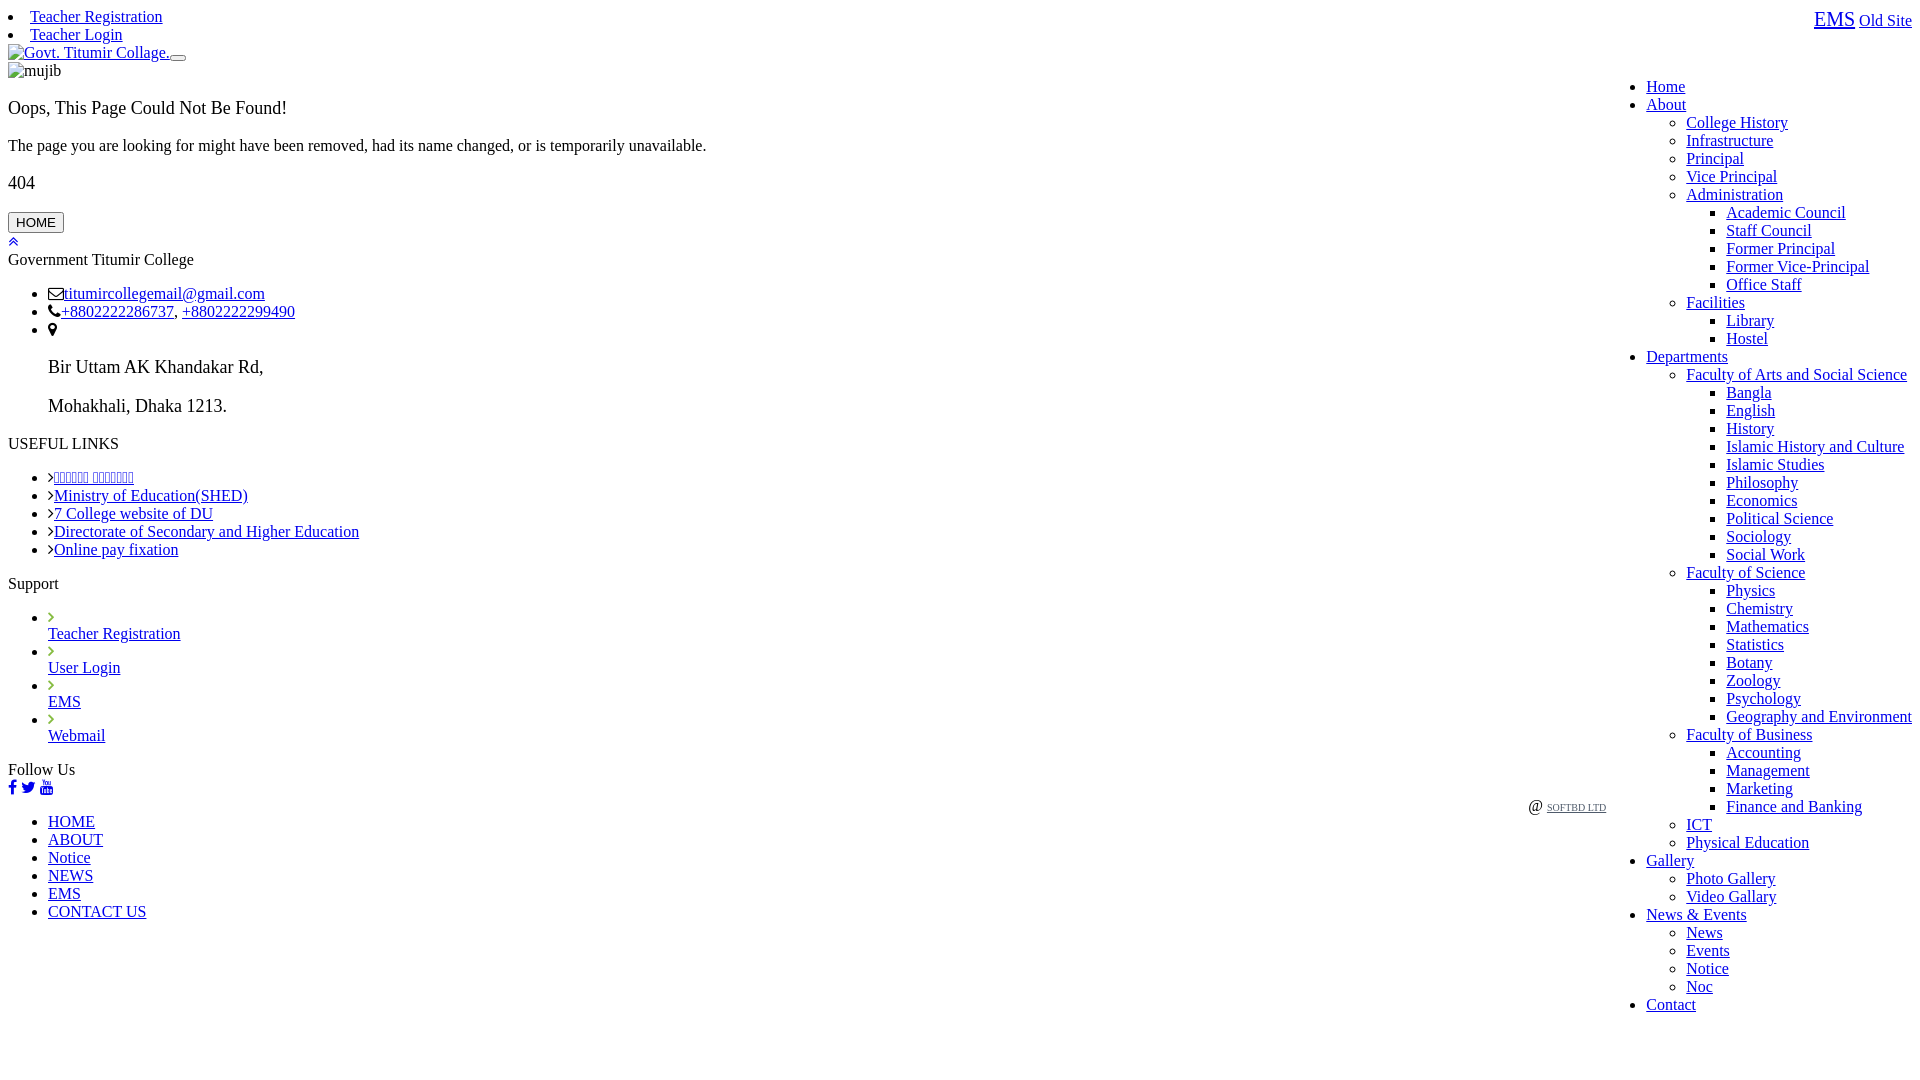  Describe the element at coordinates (1665, 85) in the screenshot. I see `'Home'` at that location.